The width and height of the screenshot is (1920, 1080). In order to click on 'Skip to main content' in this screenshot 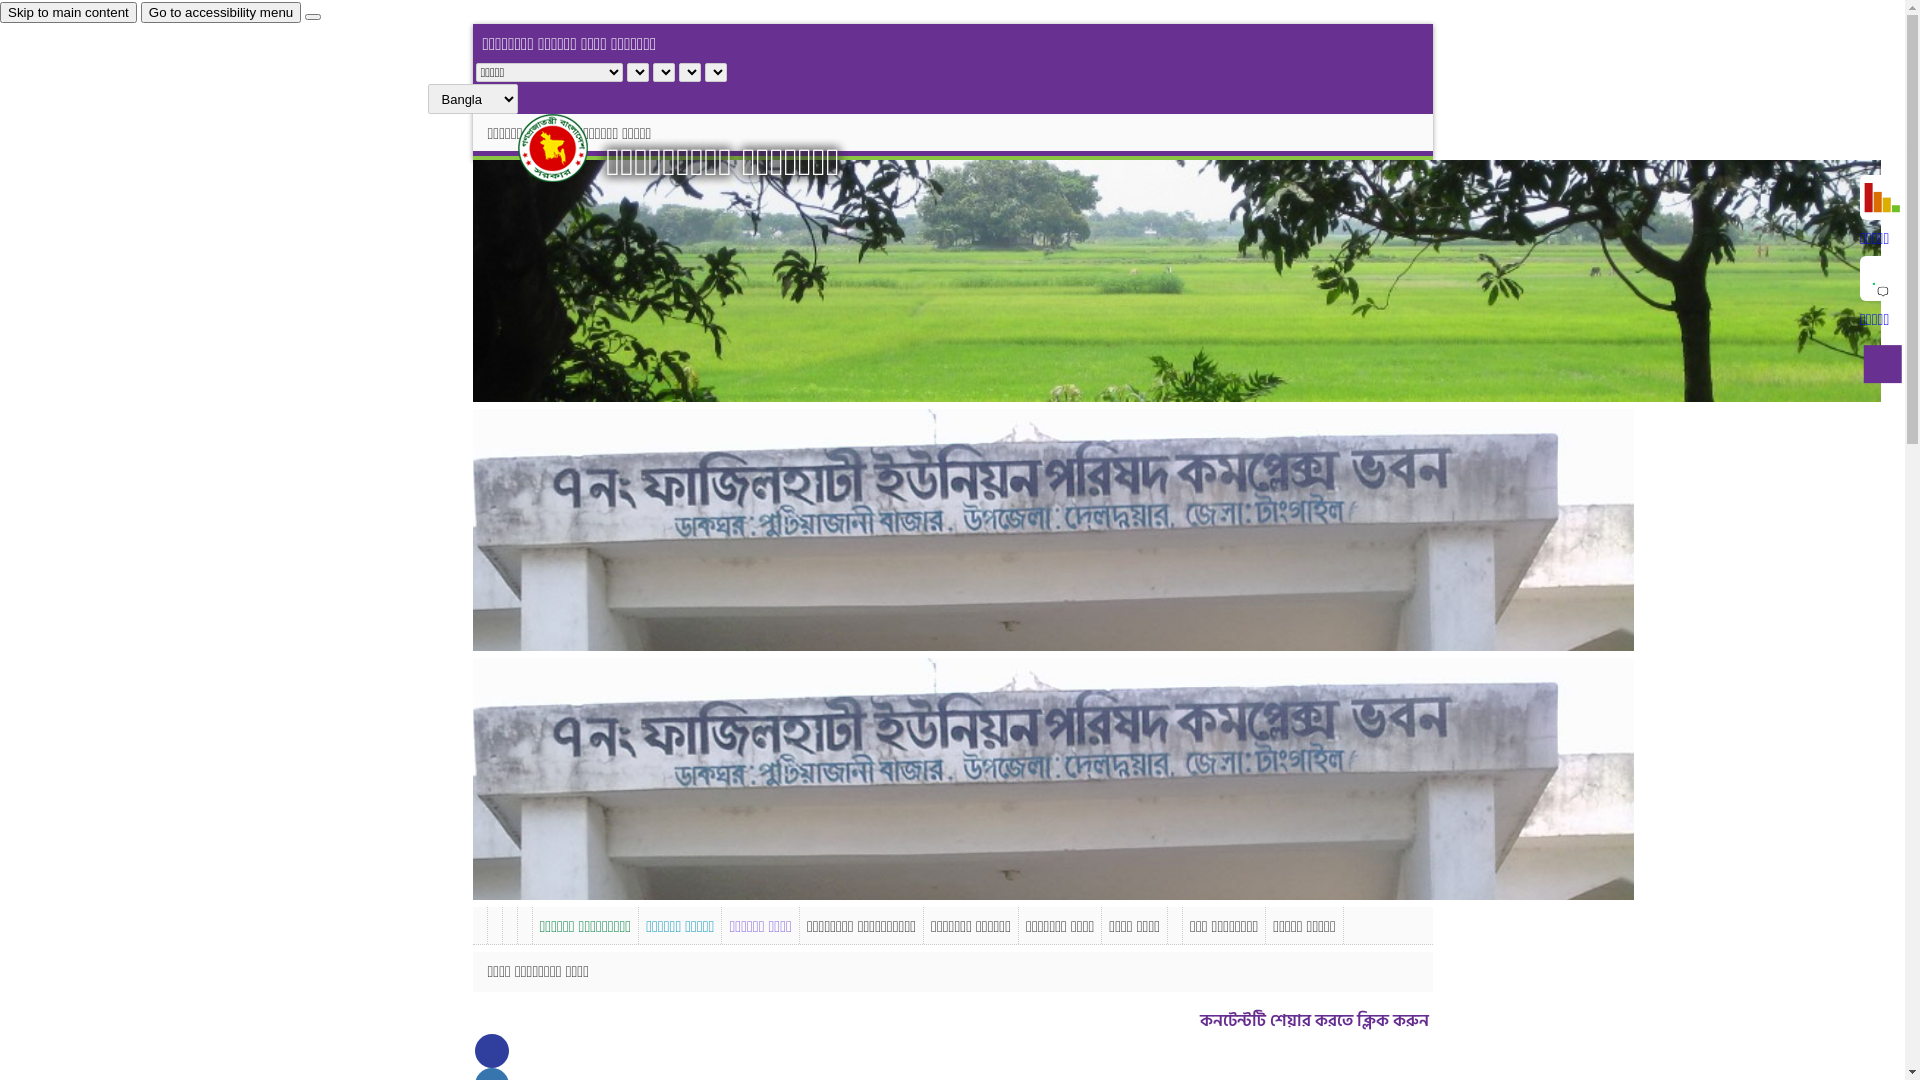, I will do `click(68, 12)`.